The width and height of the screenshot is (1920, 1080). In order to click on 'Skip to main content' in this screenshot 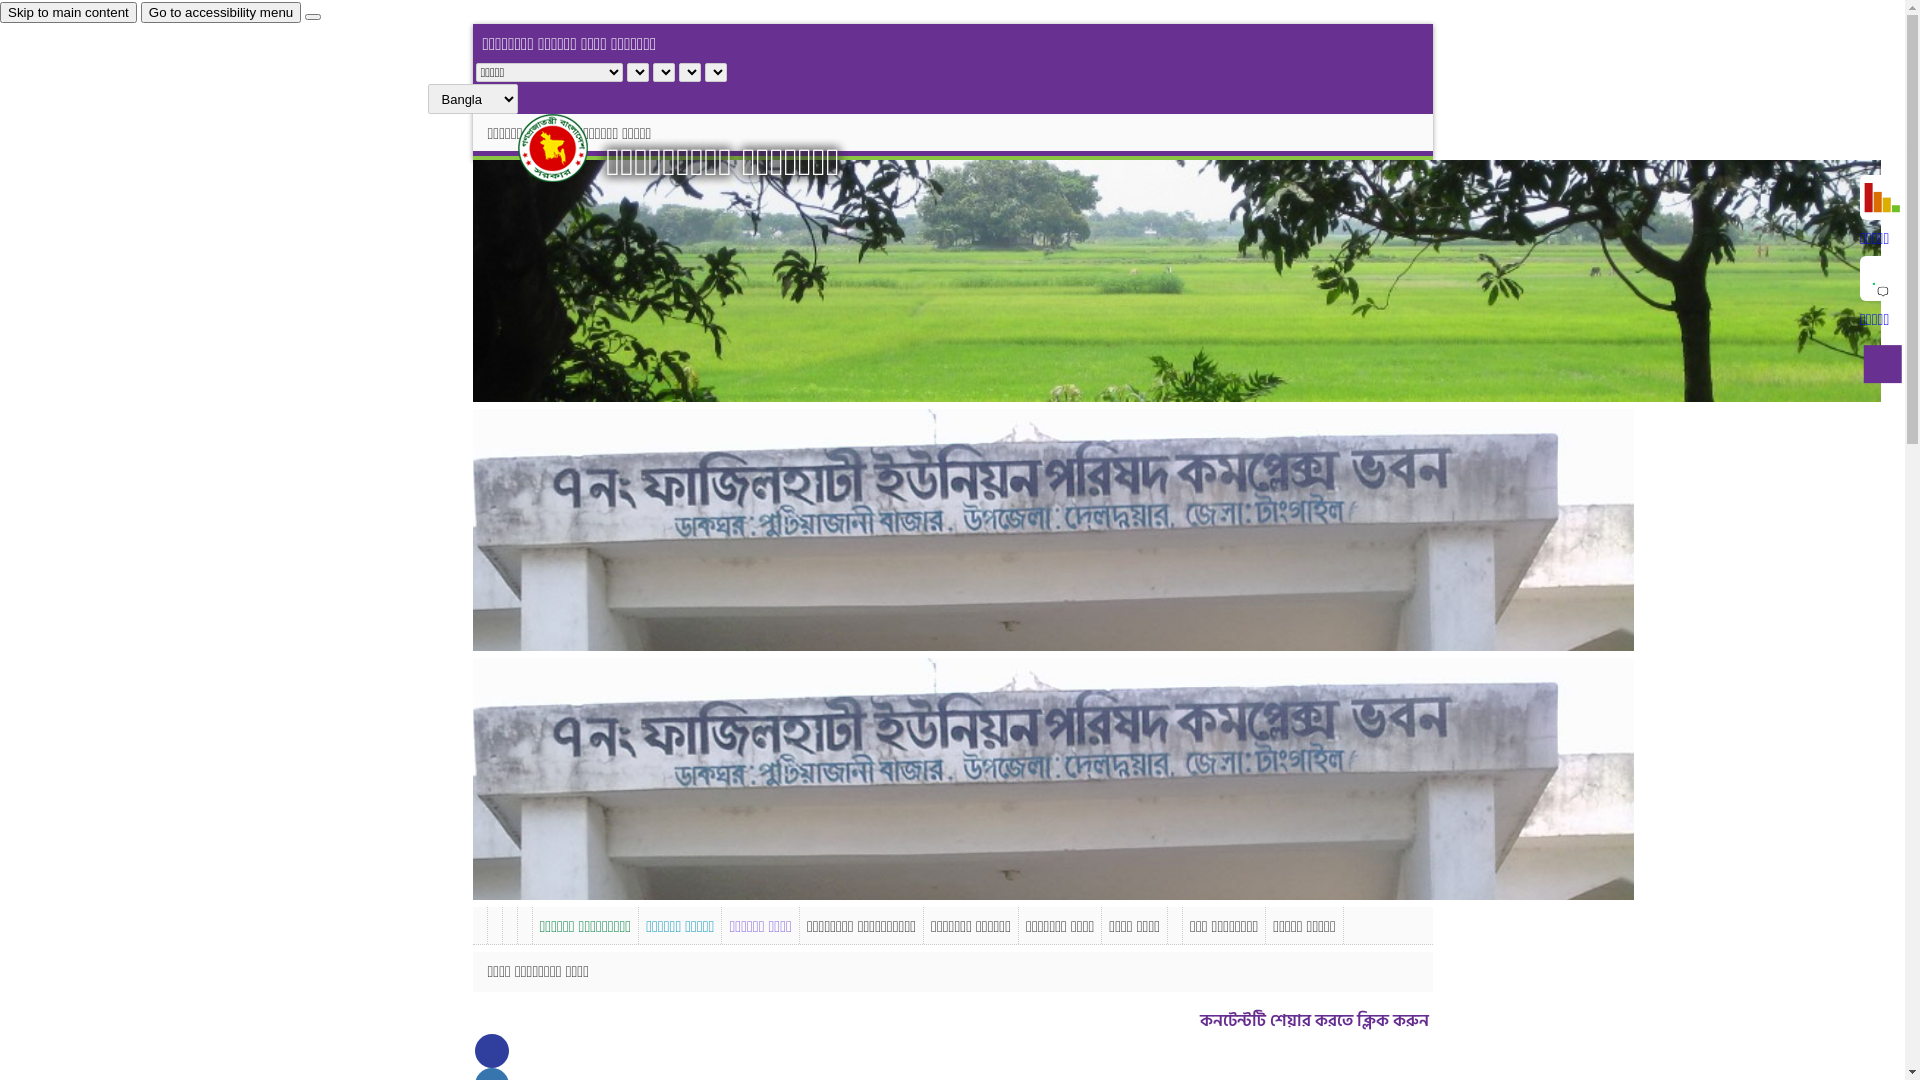, I will do `click(68, 12)`.